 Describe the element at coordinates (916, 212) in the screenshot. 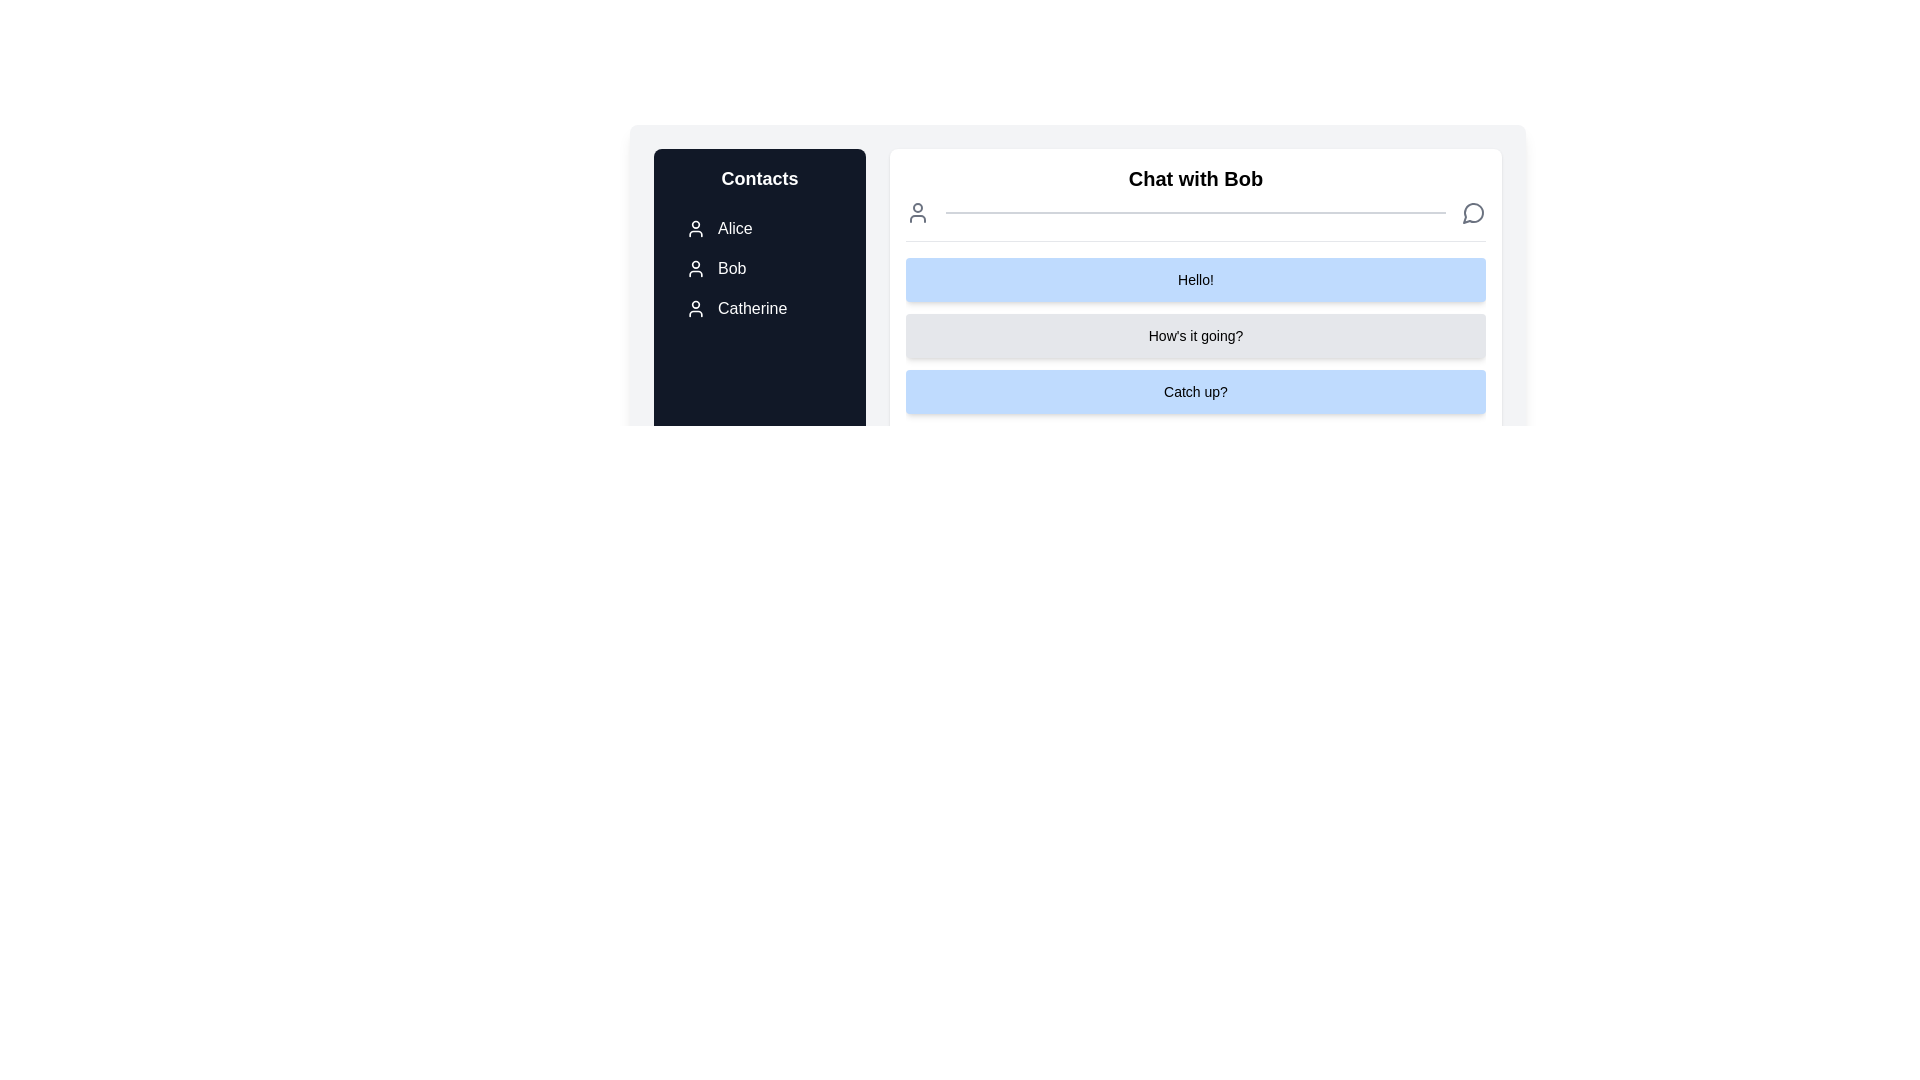

I see `the user profile silhouette icon, which is a minimalistic line art styled element located at the left side of a horizontal row in the top-center area of the chat interface` at that location.